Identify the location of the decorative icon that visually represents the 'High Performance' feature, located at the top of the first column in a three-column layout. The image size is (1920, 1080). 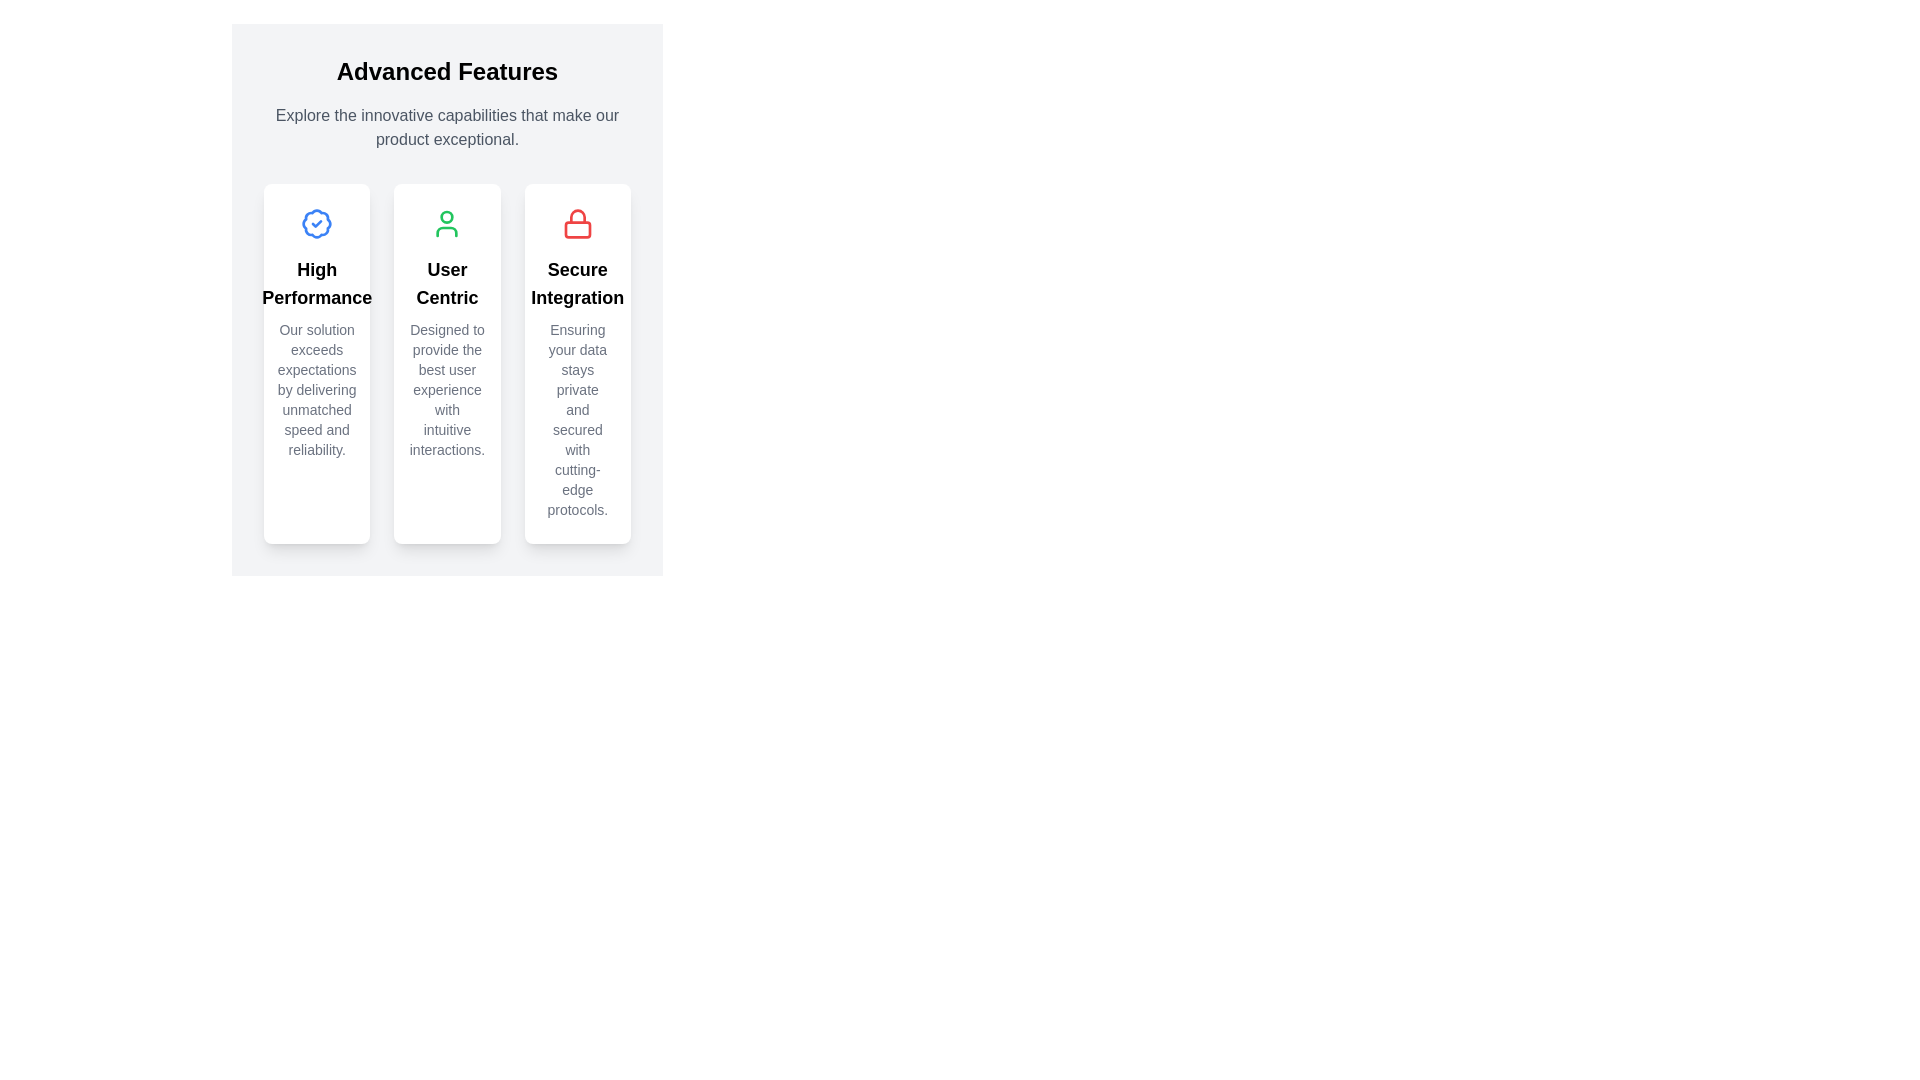
(316, 223).